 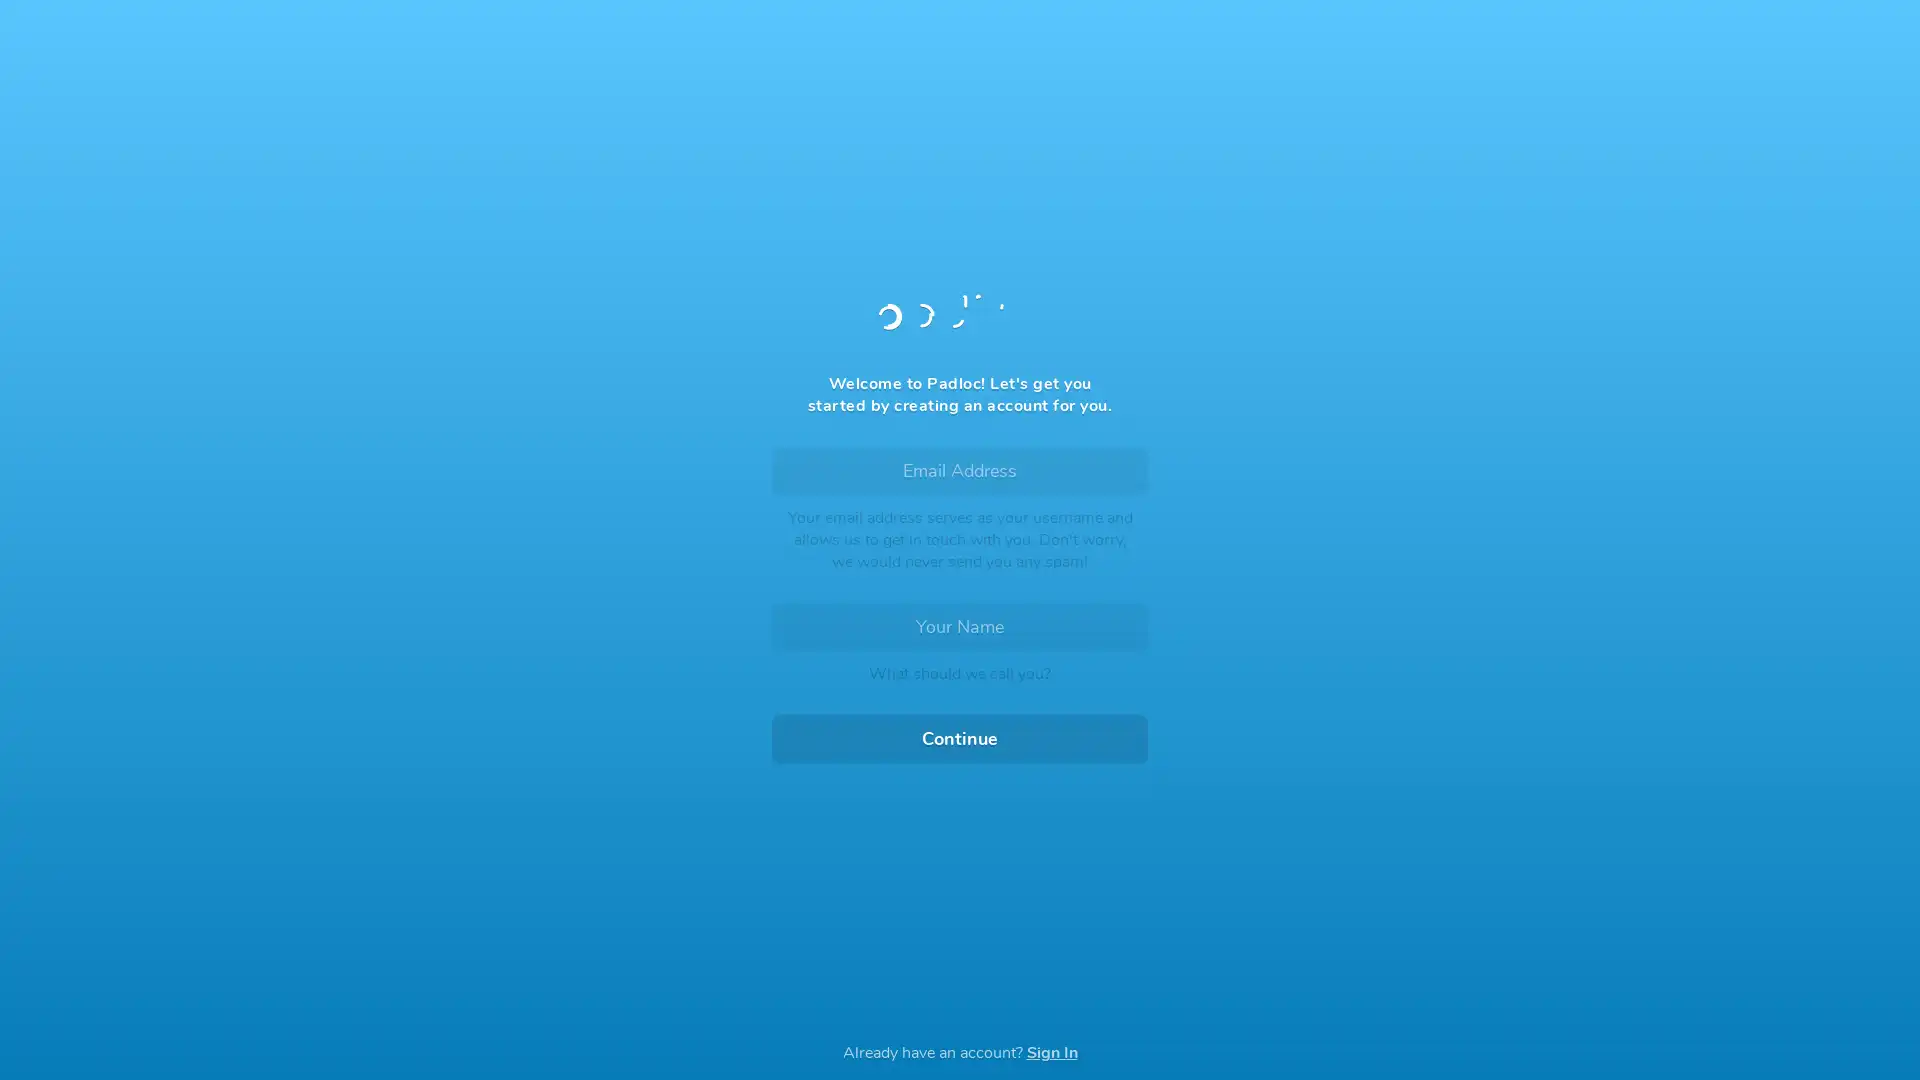 I want to click on Recover Account, so click(x=960, y=913).